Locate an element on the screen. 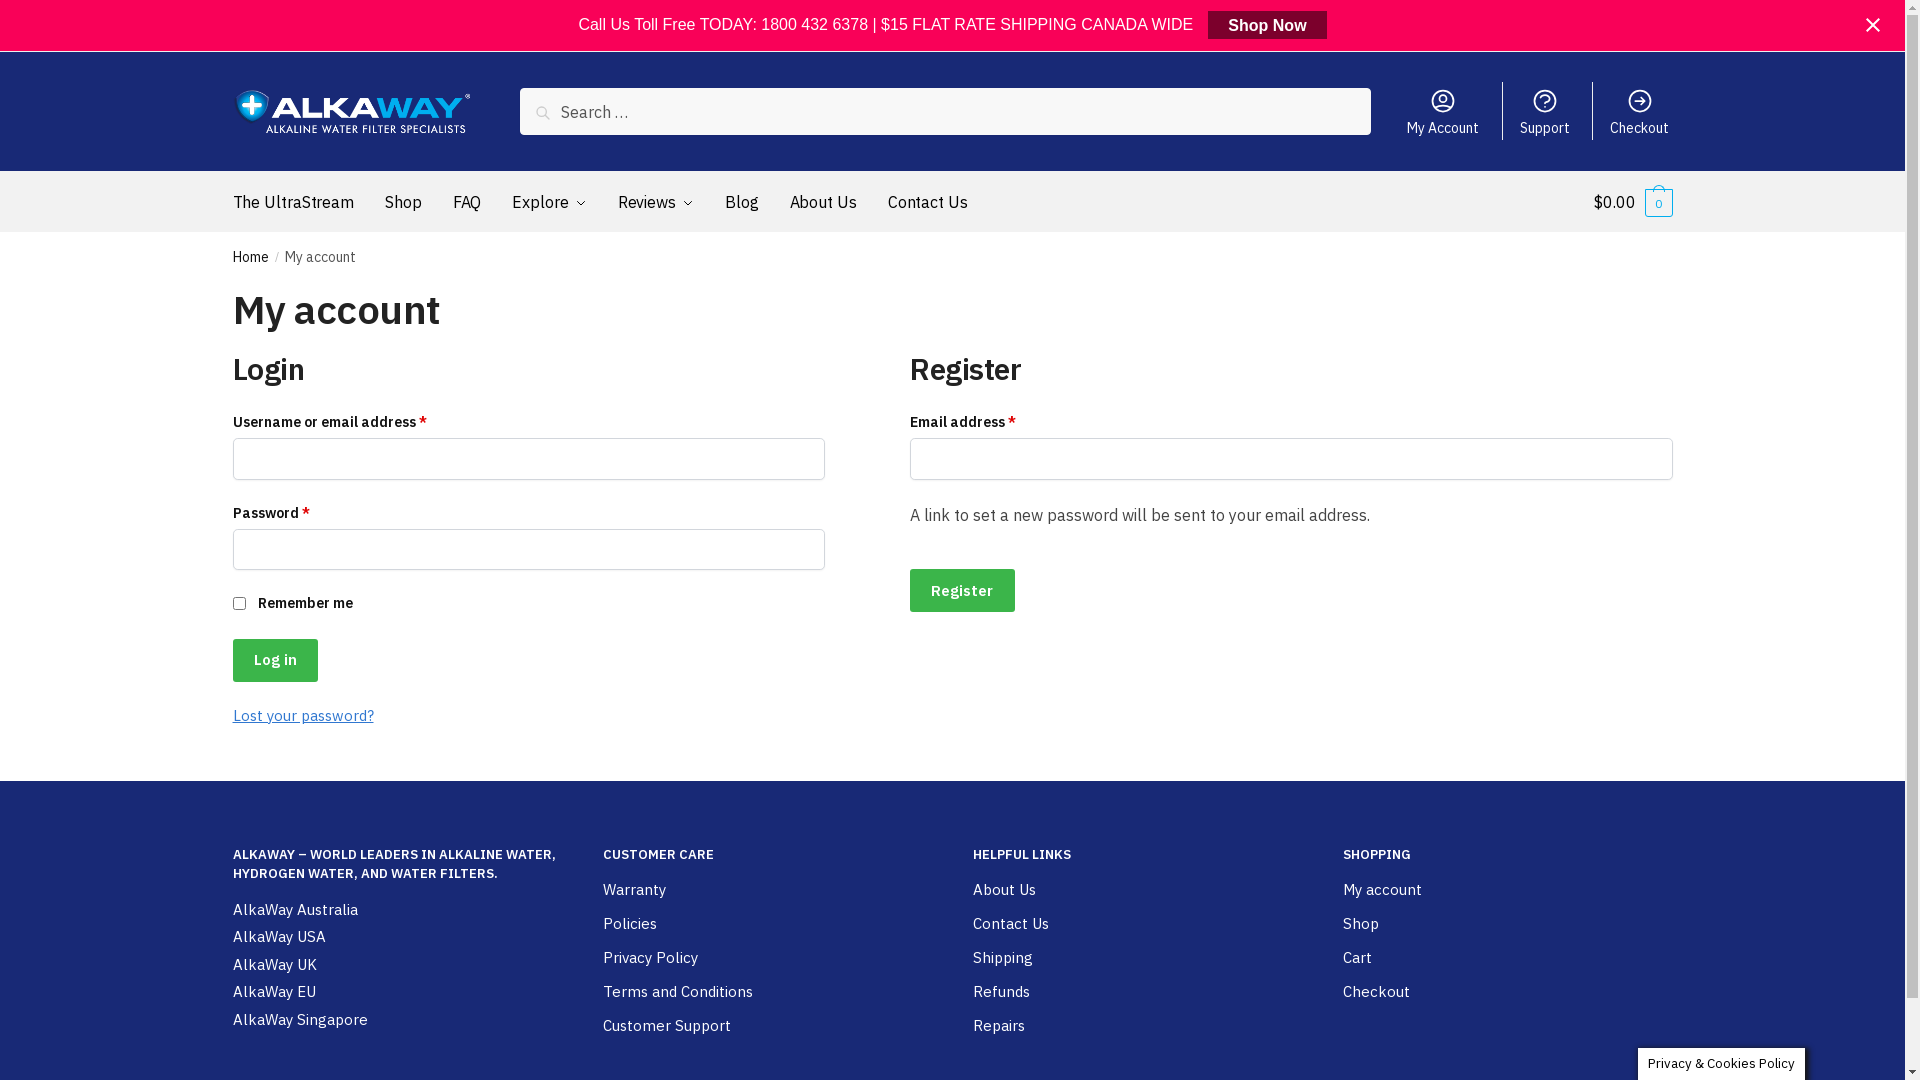 The height and width of the screenshot is (1080, 1920). 'Reviews' is located at coordinates (608, 201).